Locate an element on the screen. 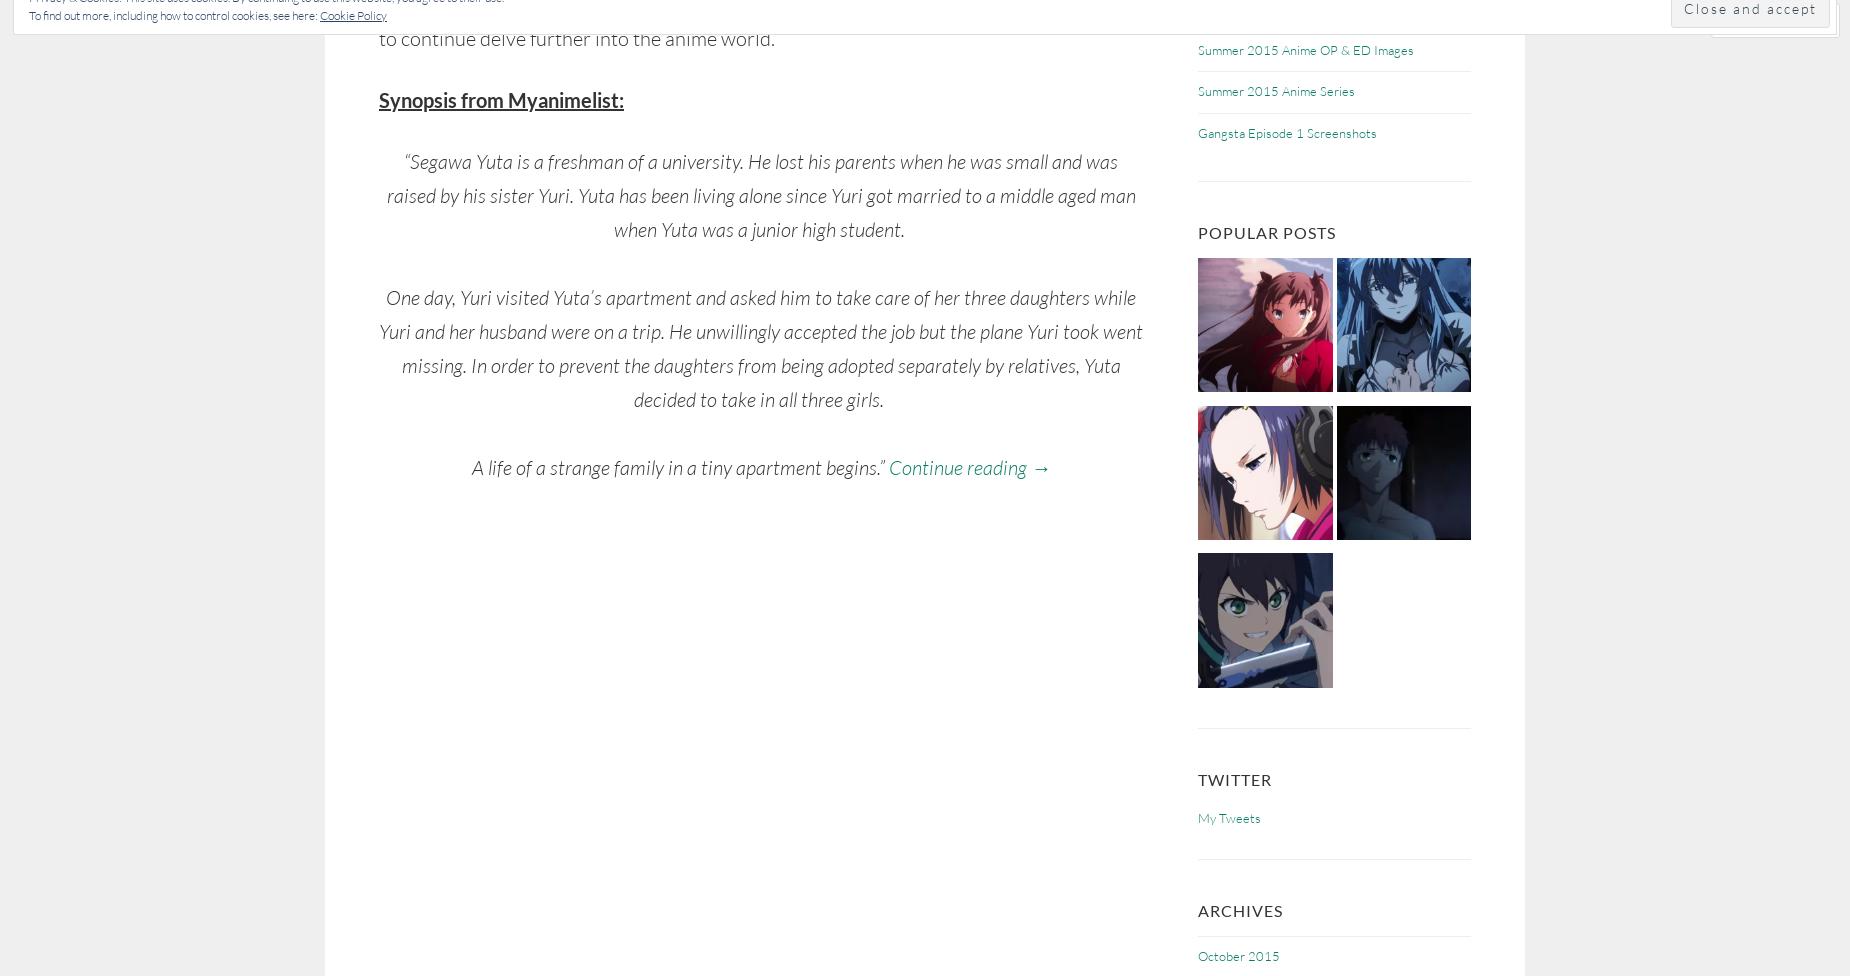 The width and height of the screenshot is (1850, 976). 'Follow' is located at coordinates (1768, 20).